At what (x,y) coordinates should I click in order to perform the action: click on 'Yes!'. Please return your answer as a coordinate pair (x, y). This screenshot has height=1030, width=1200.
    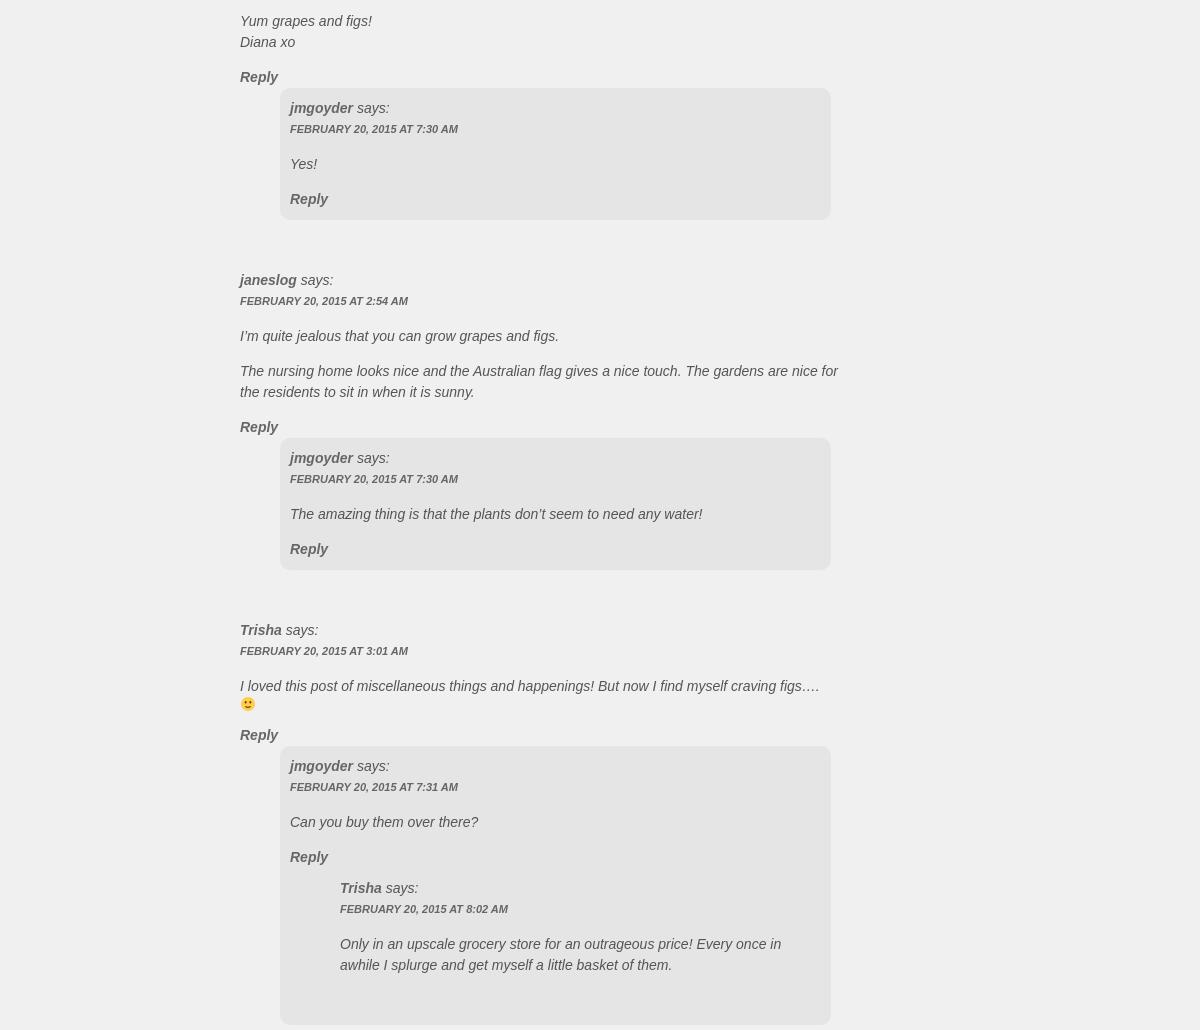
    Looking at the image, I should click on (303, 162).